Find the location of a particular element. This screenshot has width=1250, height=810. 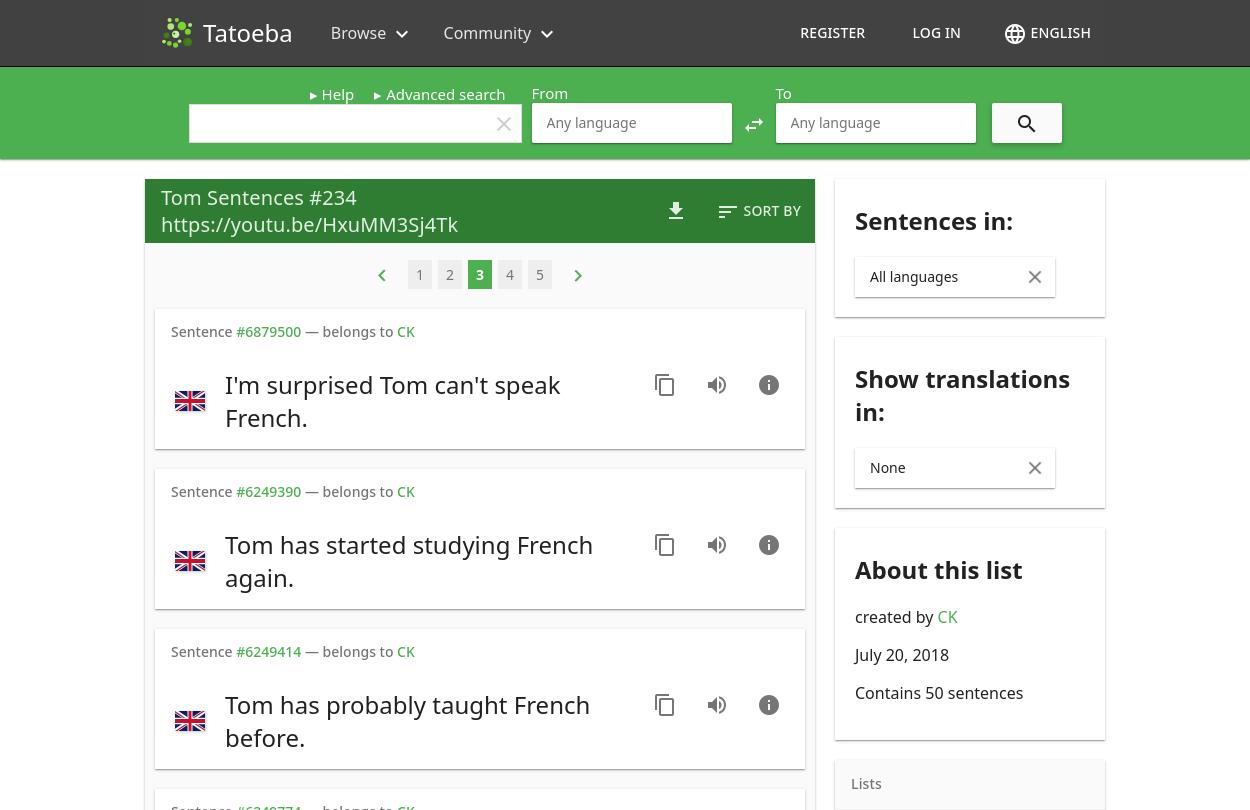

'language' is located at coordinates (1014, 32).